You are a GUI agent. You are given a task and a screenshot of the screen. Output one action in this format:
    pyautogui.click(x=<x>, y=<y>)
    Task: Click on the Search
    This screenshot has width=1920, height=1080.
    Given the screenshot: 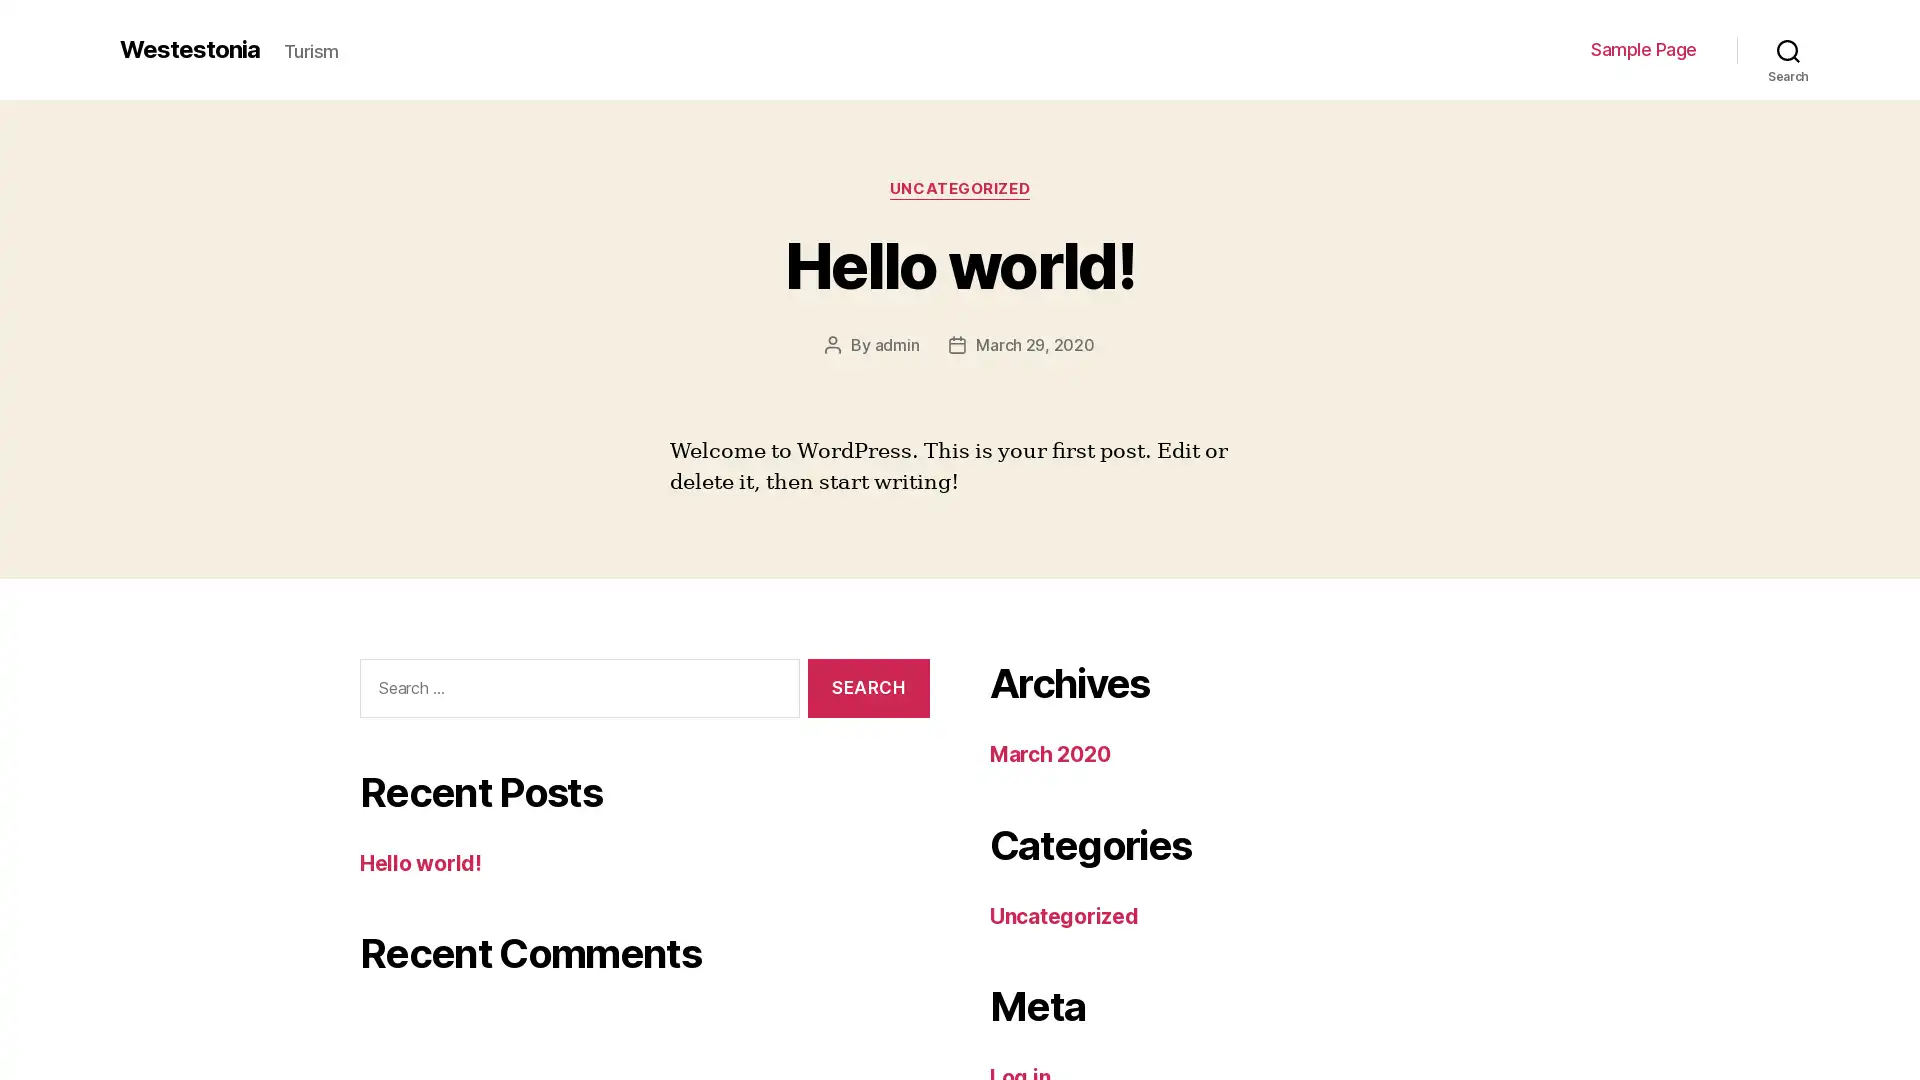 What is the action you would take?
    pyautogui.click(x=868, y=686)
    